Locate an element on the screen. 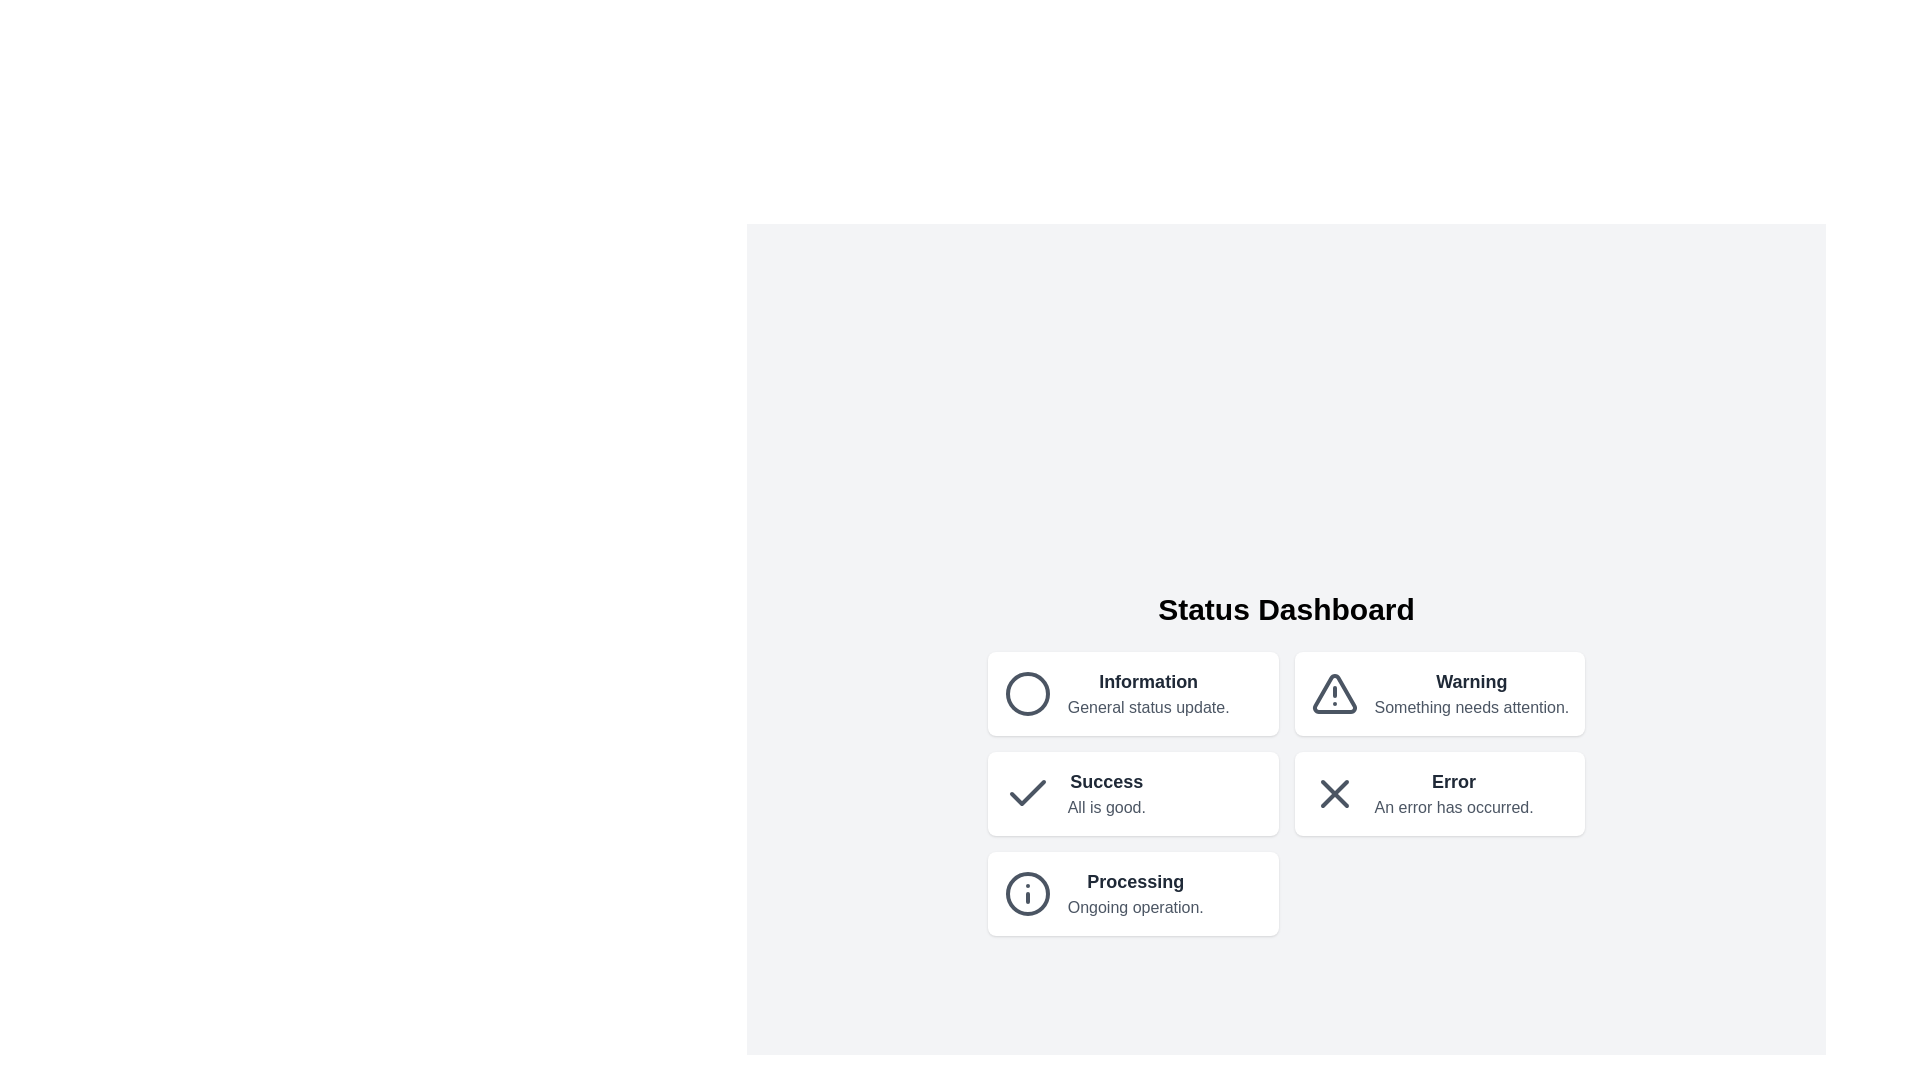 The image size is (1920, 1080). the status indicator text label that represents a successful state, located in the middle-left of the grid layout is located at coordinates (1105, 781).